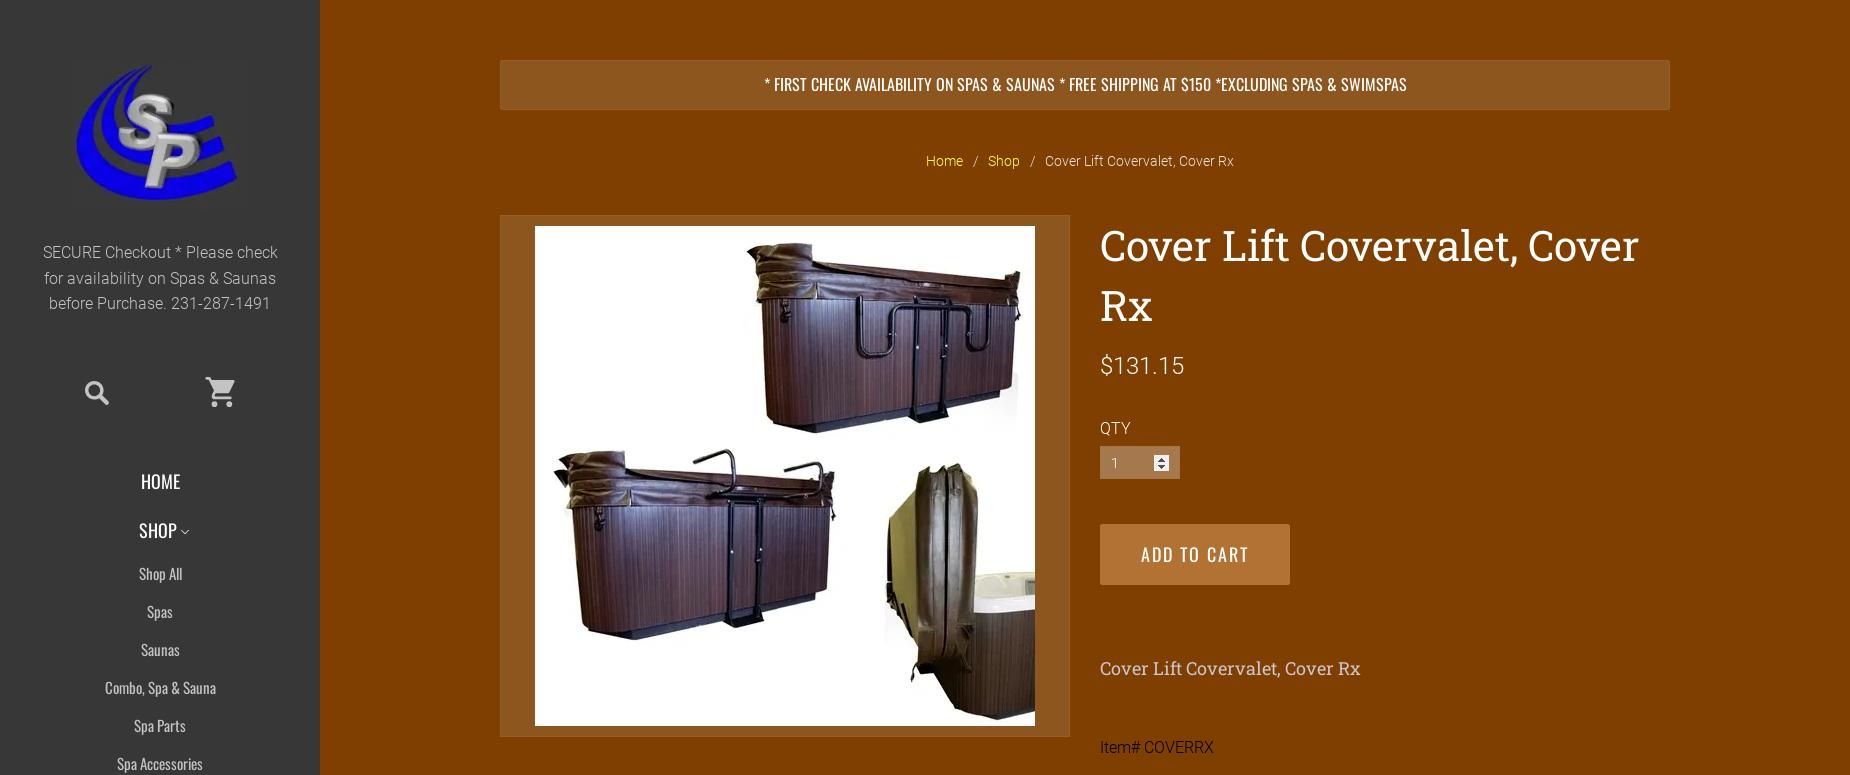  I want to click on 'Saunas', so click(158, 647).